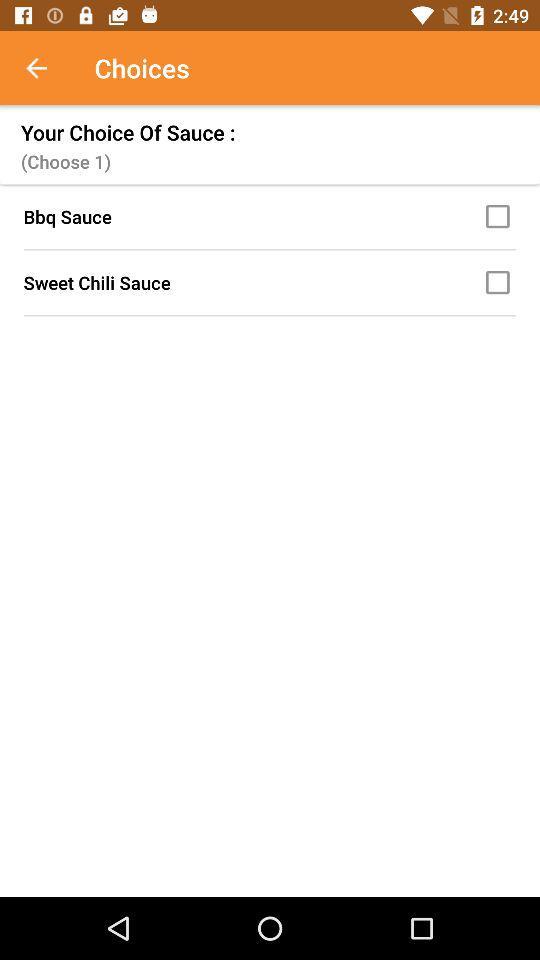 The image size is (540, 960). Describe the element at coordinates (500, 216) in the screenshot. I see `bbqsquce` at that location.